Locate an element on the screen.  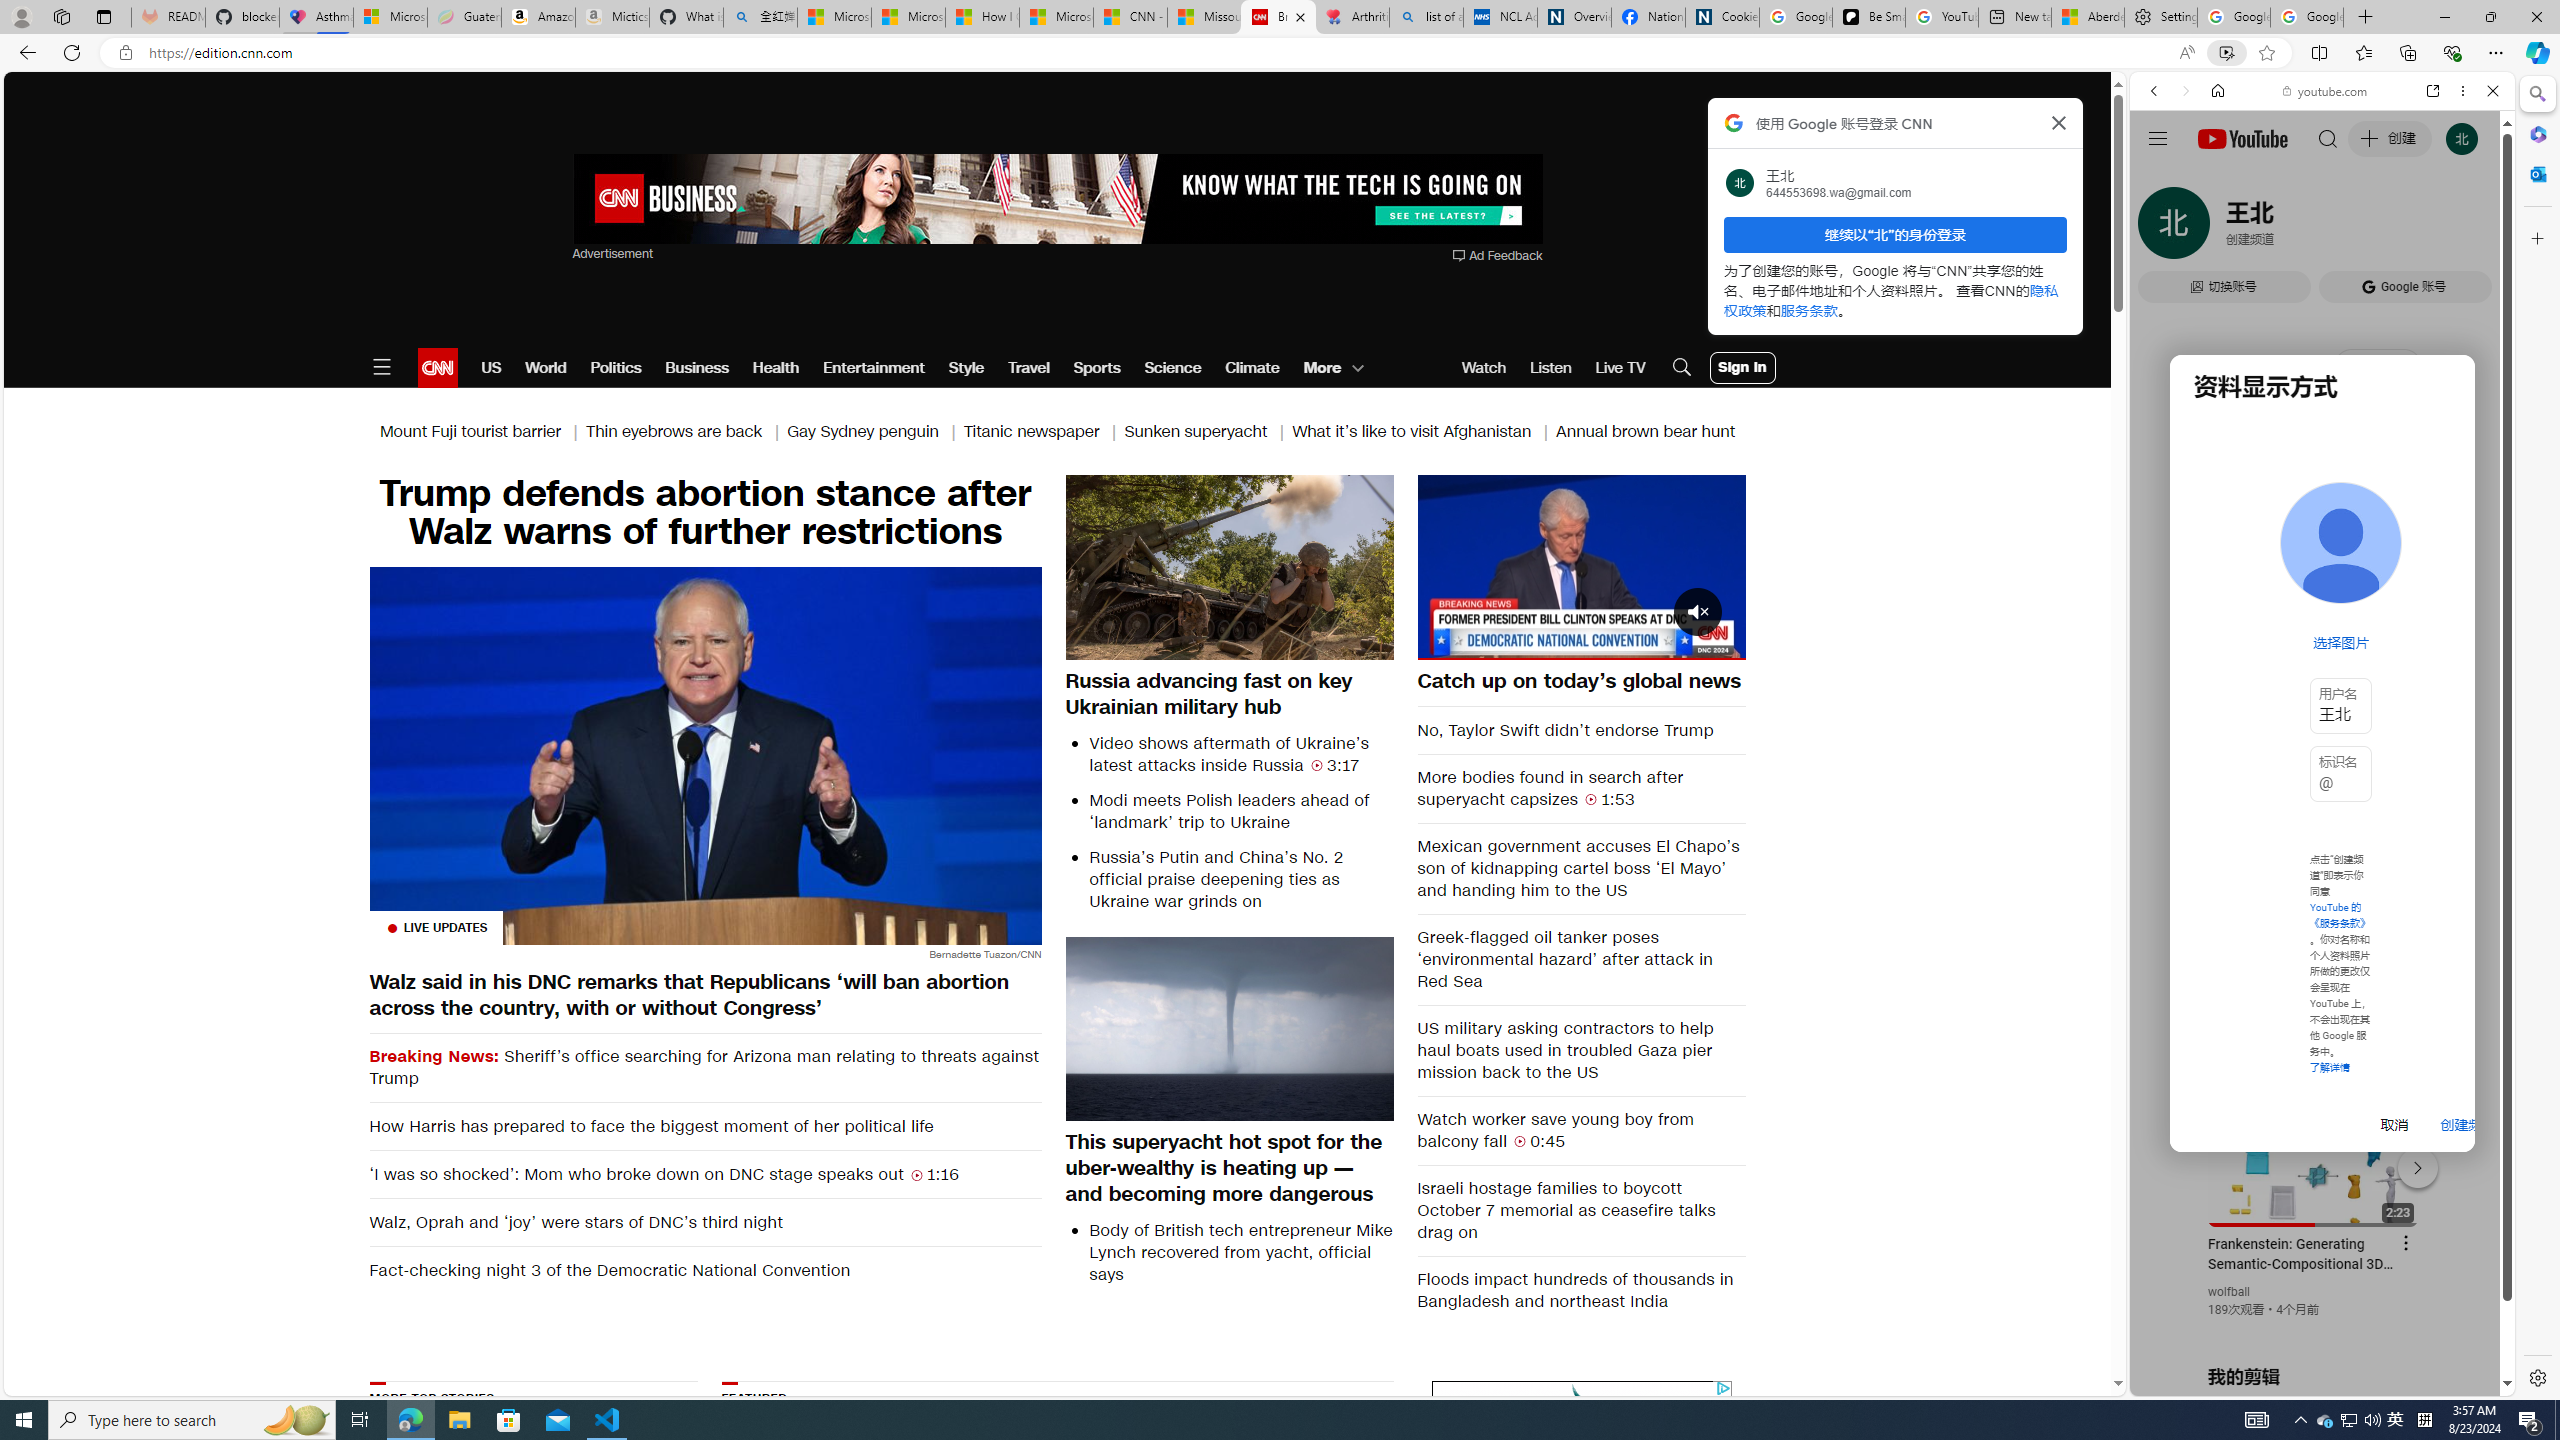
'More bodies found in search after superyacht capsizes 1:53' is located at coordinates (1581, 788).